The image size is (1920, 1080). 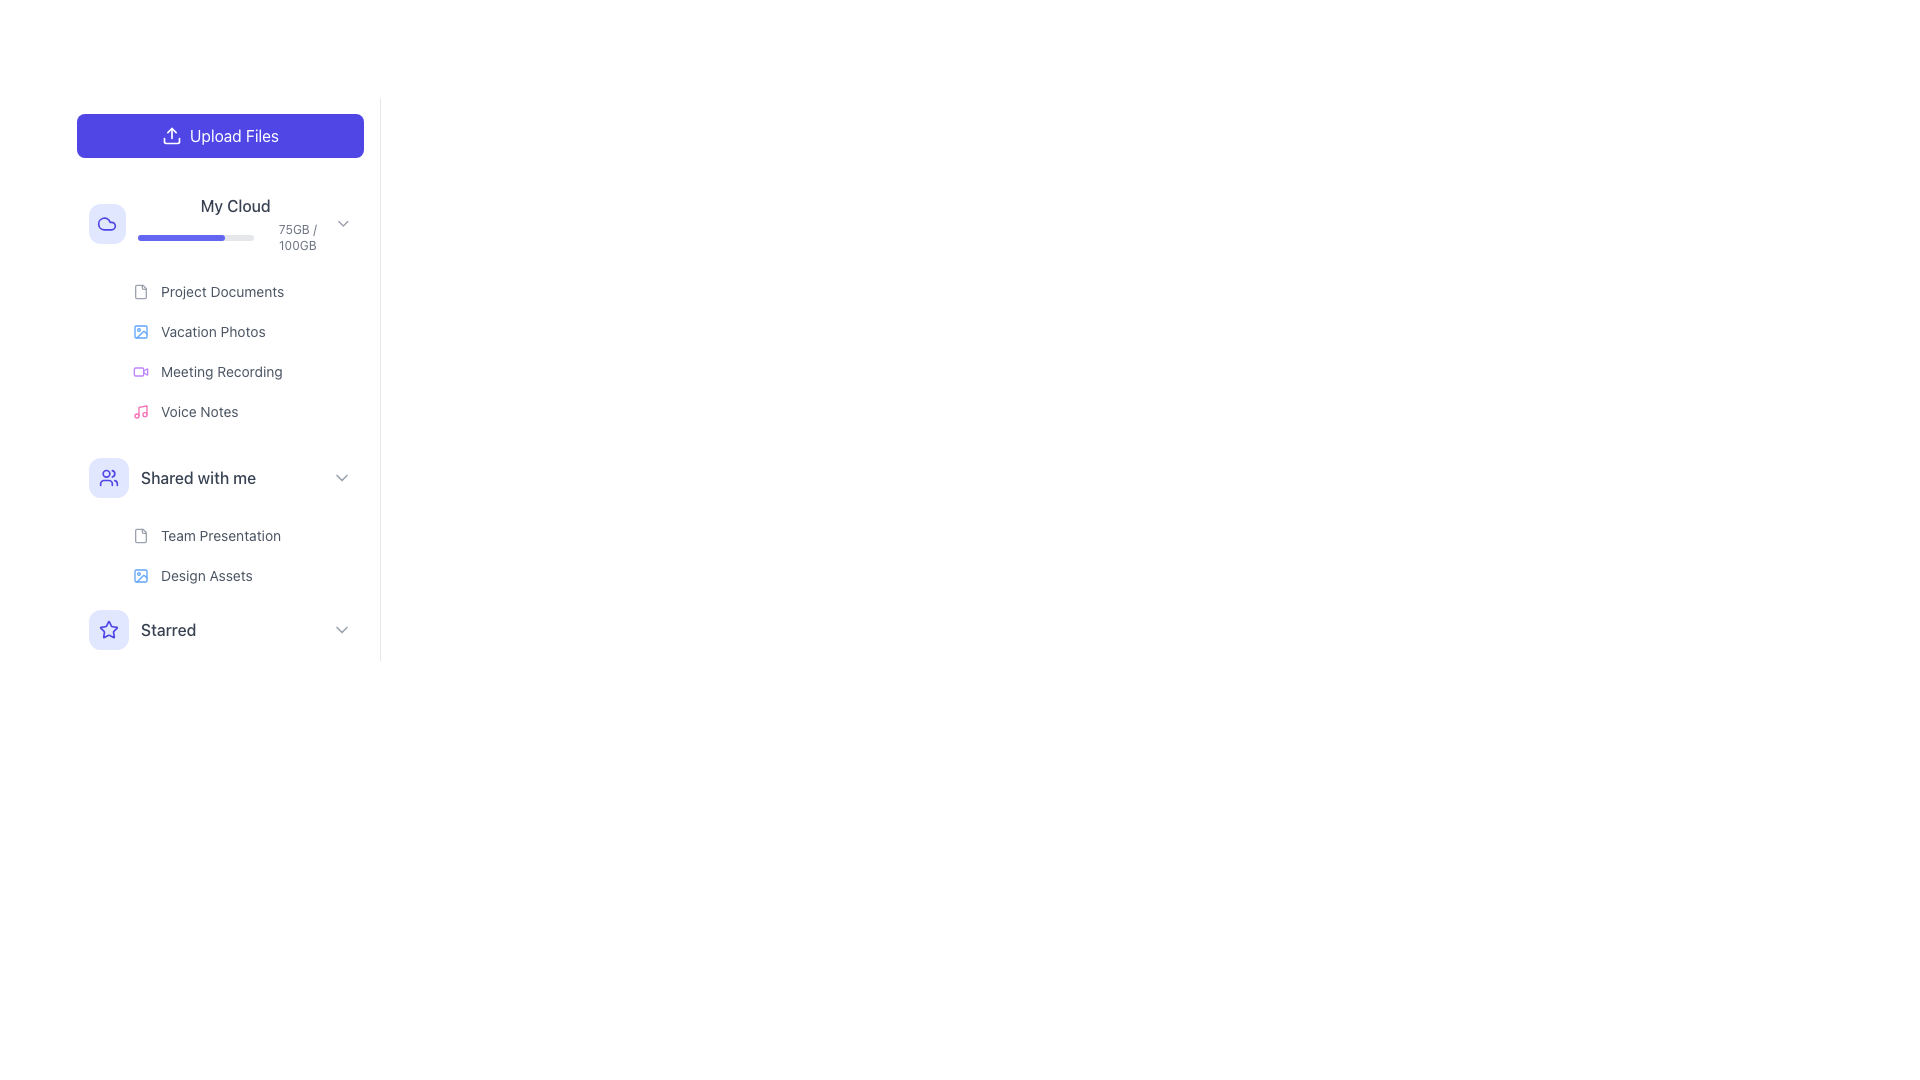 What do you see at coordinates (108, 628) in the screenshot?
I see `the indigo blue star icon located in the left pane under the 'Starred' section` at bounding box center [108, 628].